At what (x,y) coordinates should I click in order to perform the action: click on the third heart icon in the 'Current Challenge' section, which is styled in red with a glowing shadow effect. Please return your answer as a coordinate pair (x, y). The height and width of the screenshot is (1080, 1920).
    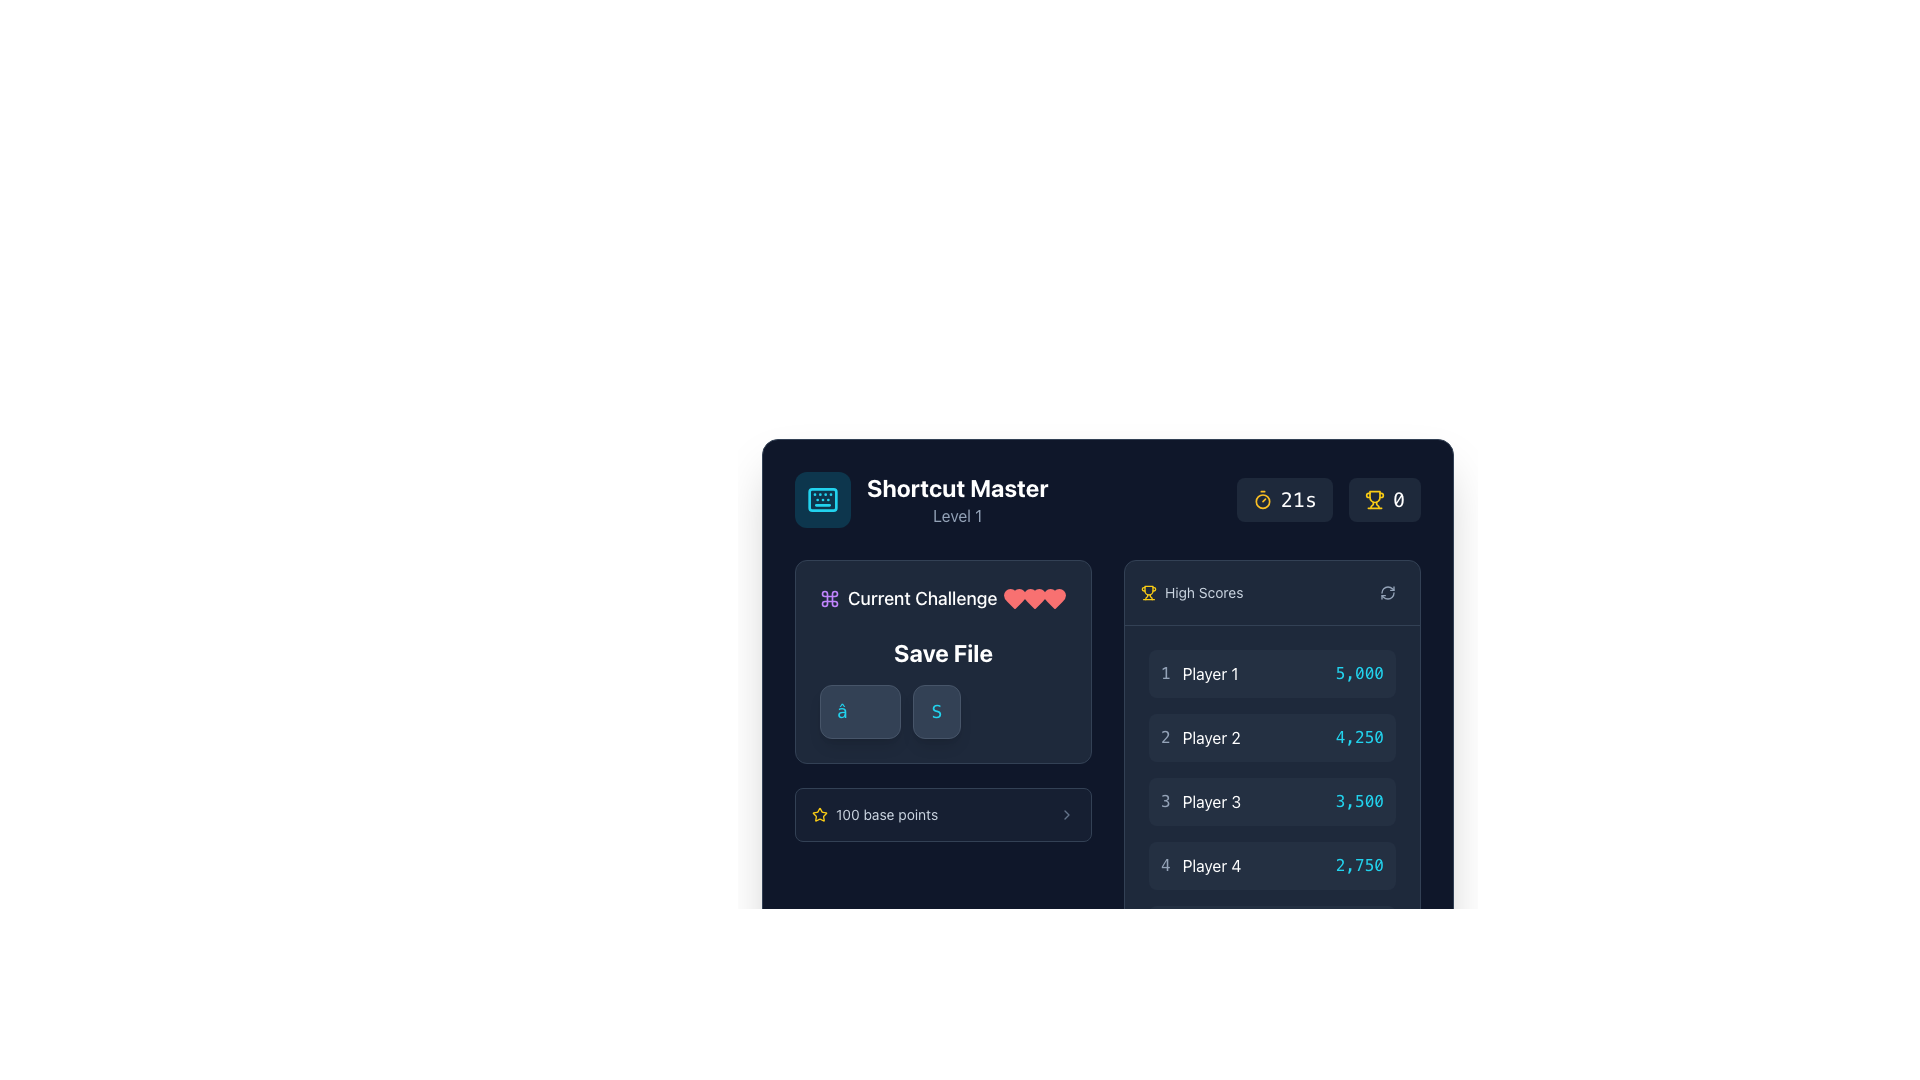
    Looking at the image, I should click on (1014, 597).